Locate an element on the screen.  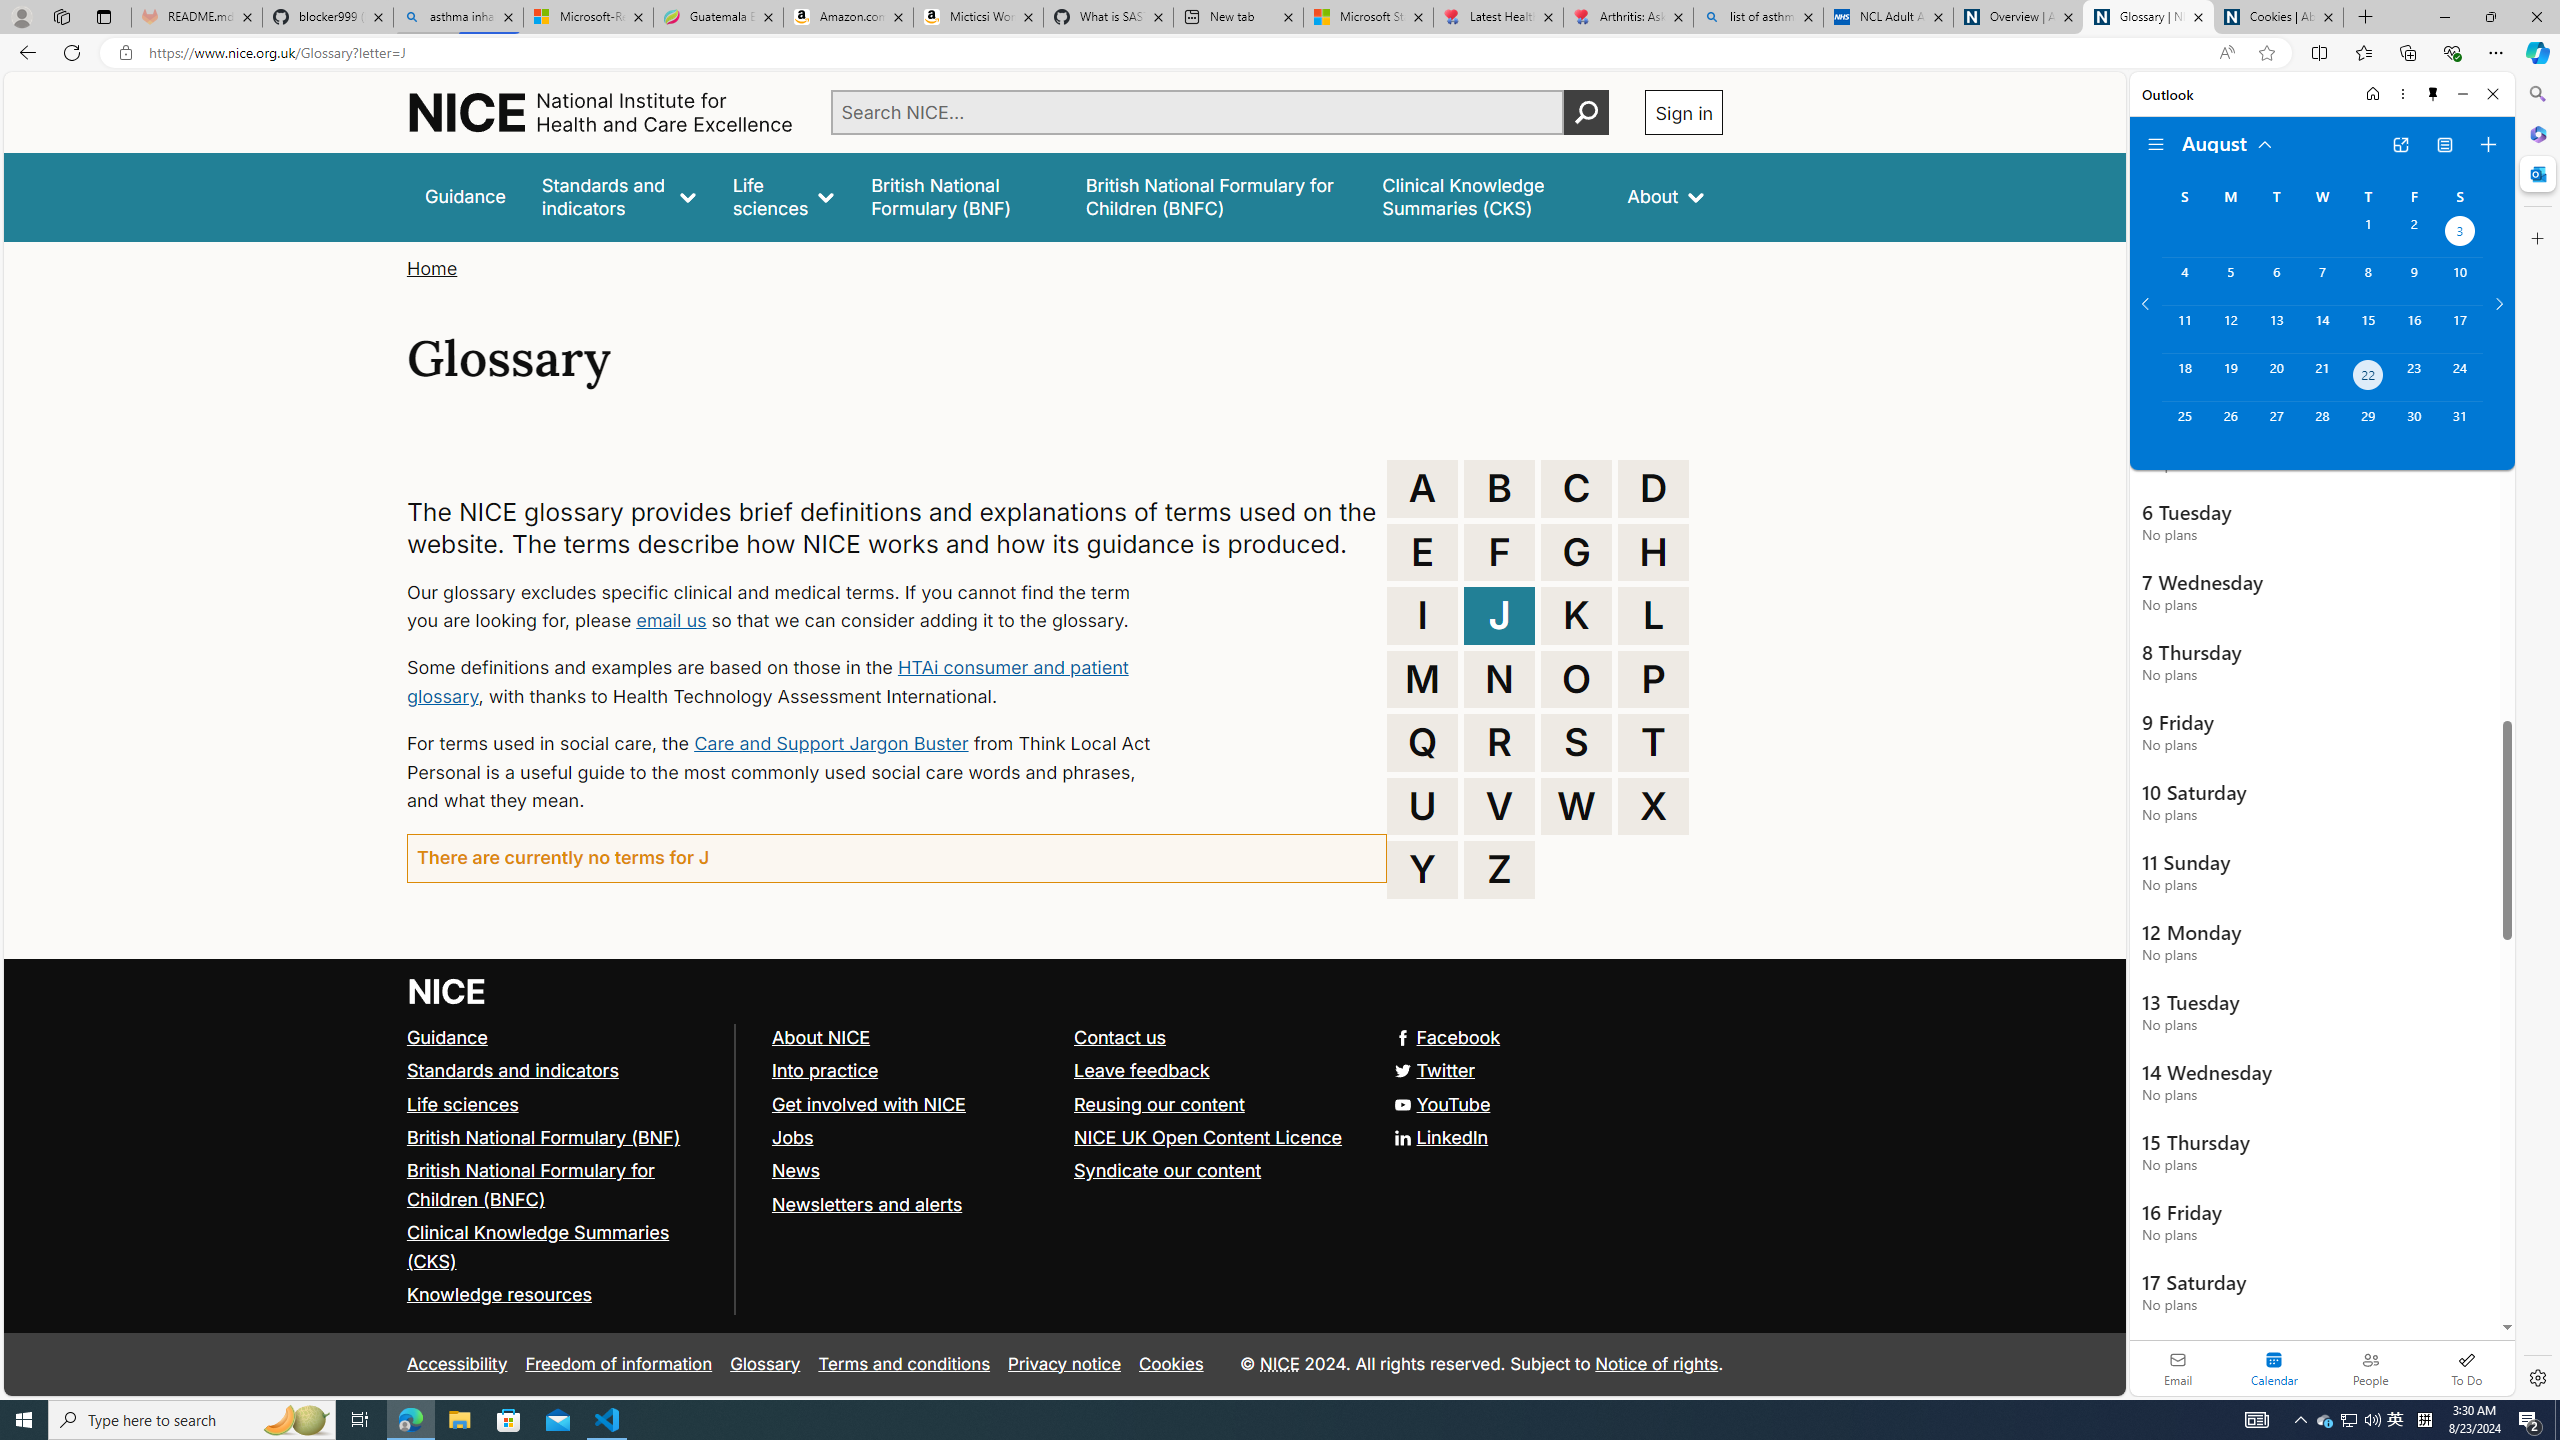
'Syndicate our content' is located at coordinates (1216, 1171).